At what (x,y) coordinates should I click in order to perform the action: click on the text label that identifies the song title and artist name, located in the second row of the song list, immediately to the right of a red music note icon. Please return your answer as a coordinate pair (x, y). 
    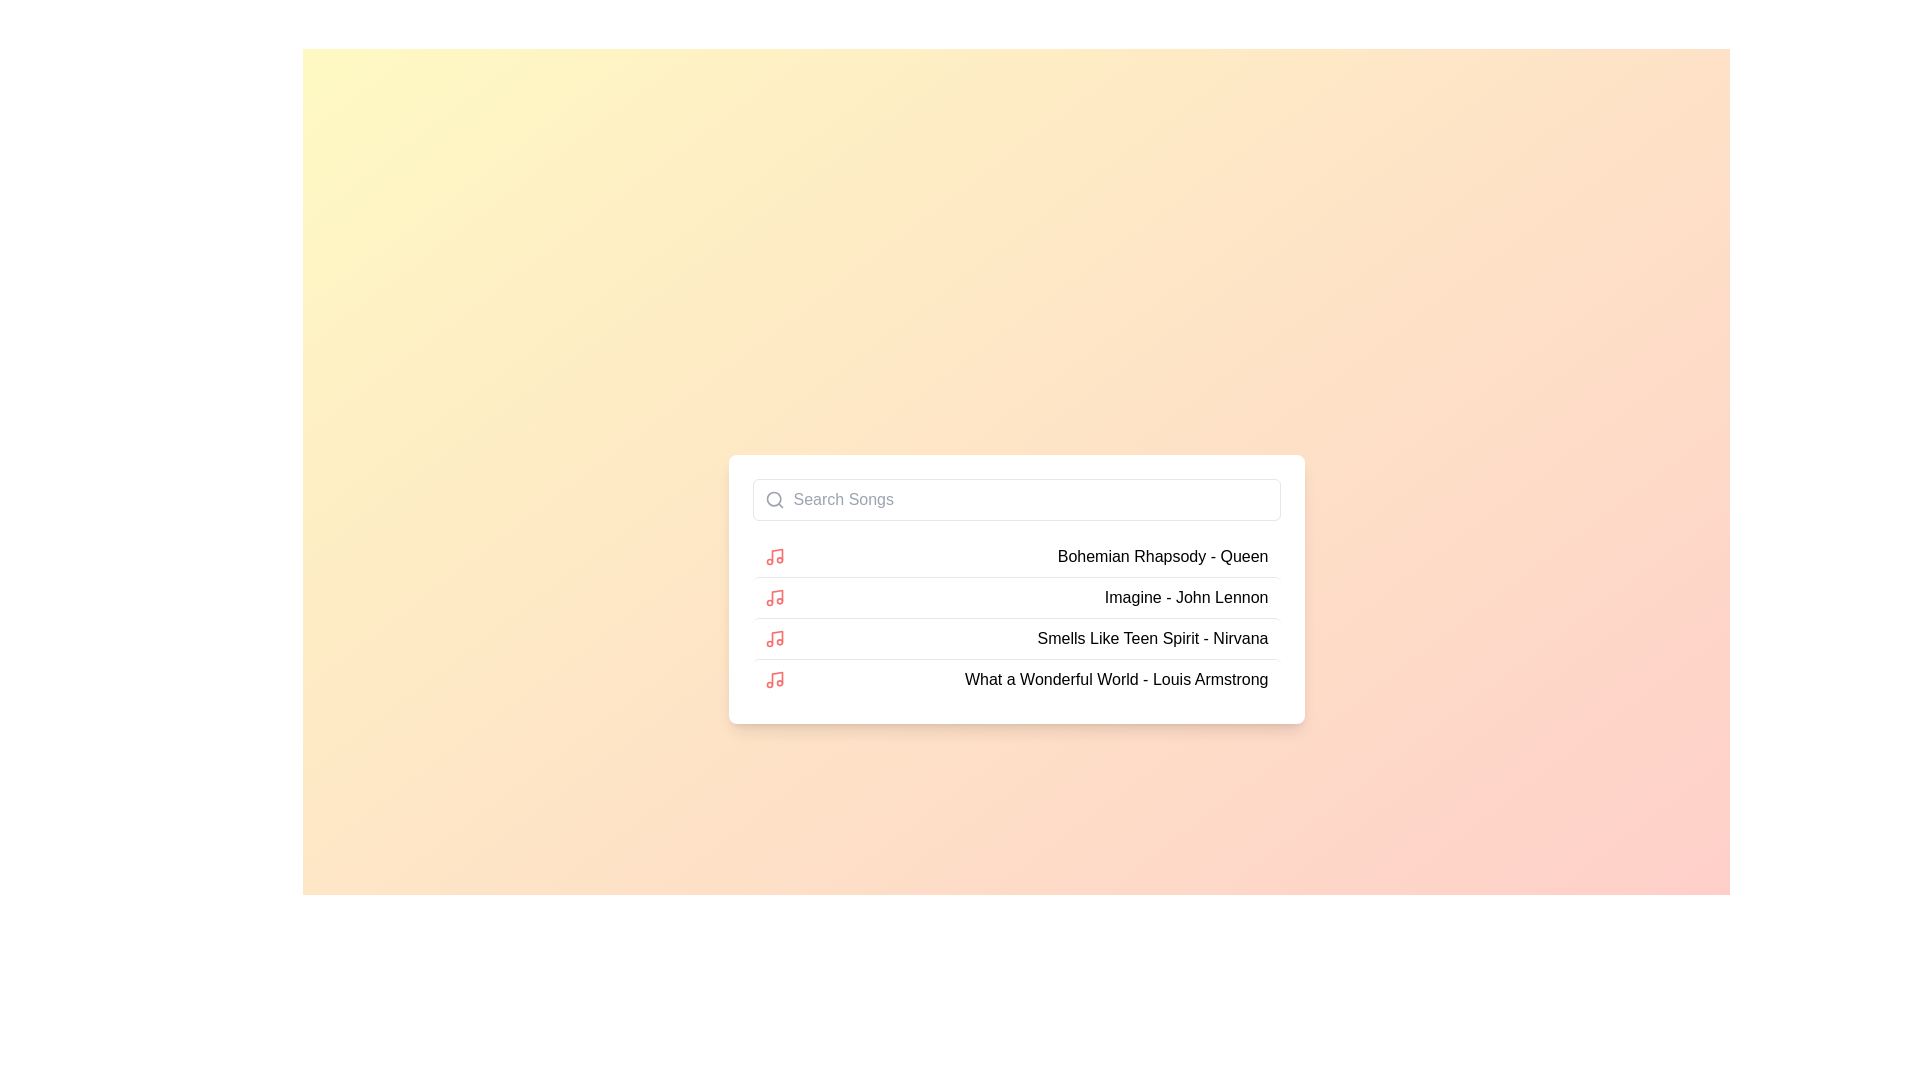
    Looking at the image, I should click on (1163, 556).